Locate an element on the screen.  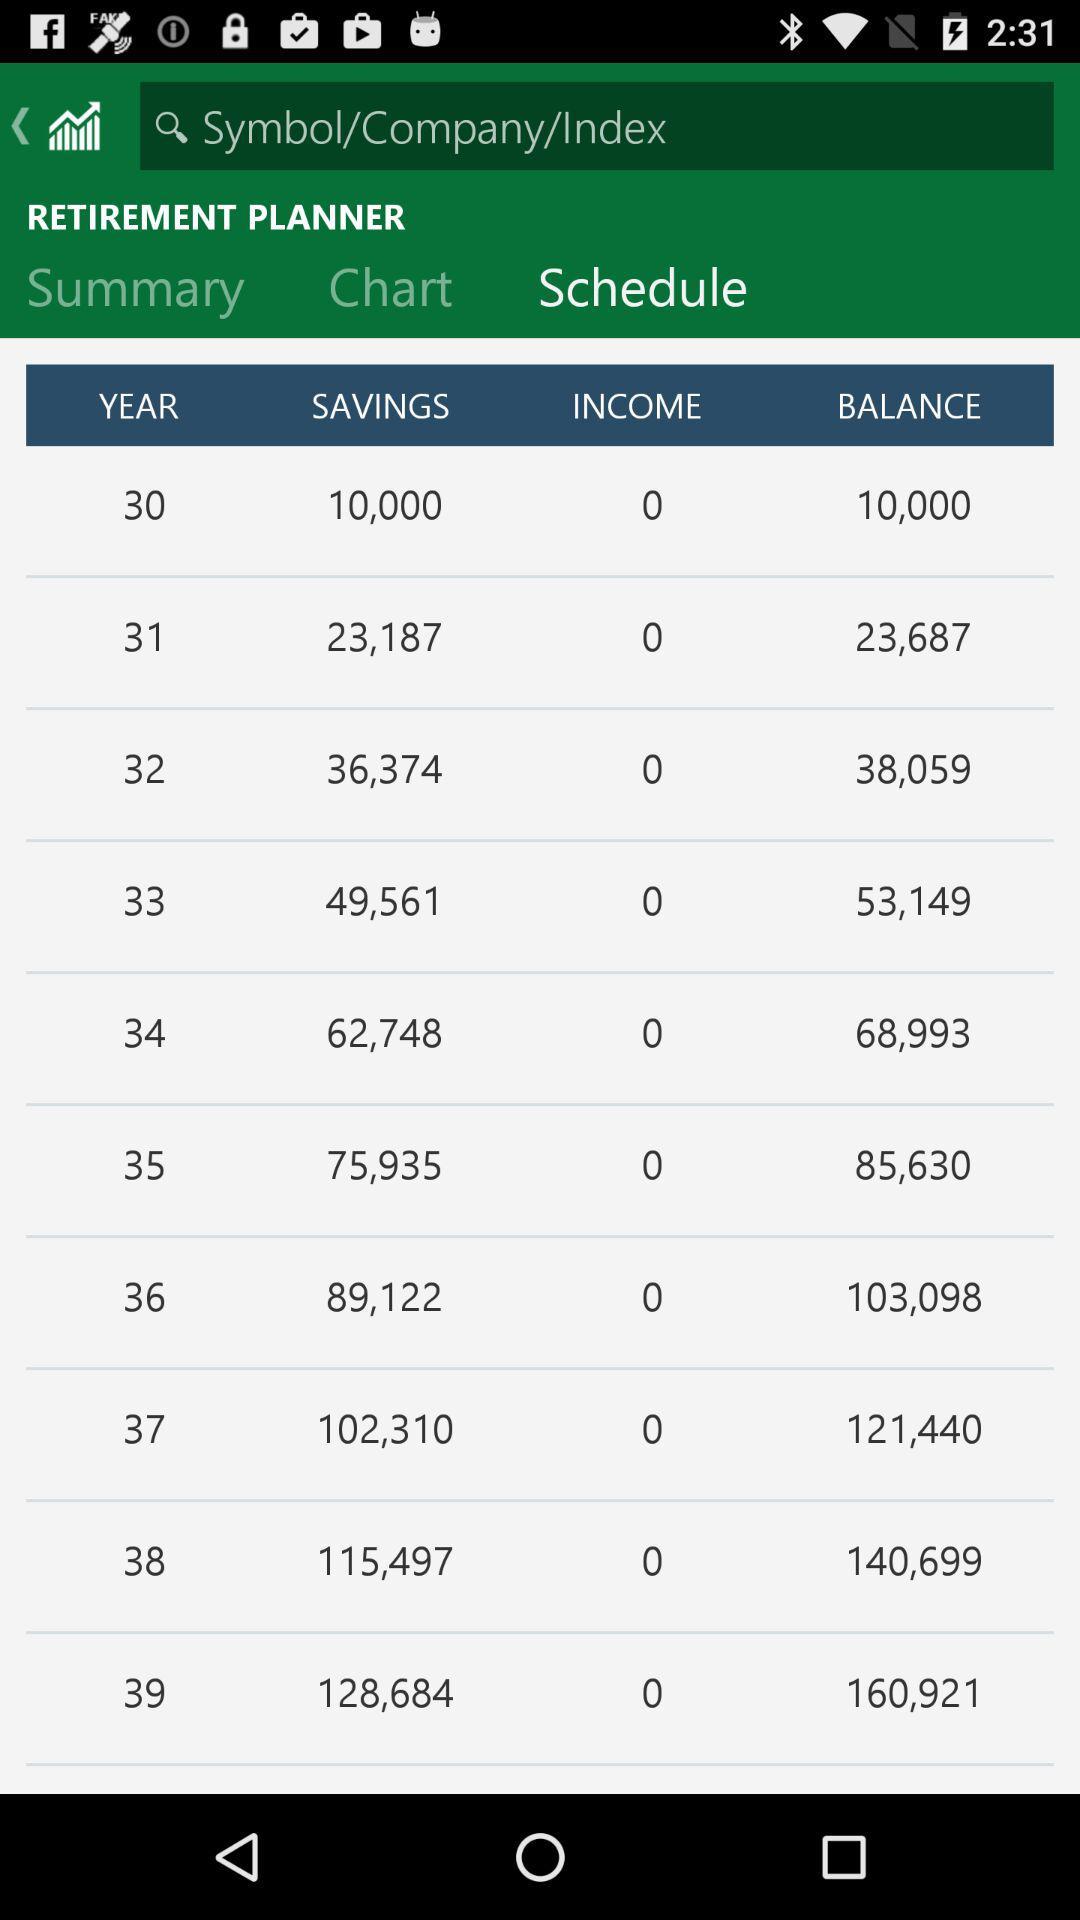
the item below retirement planner icon is located at coordinates (405, 290).